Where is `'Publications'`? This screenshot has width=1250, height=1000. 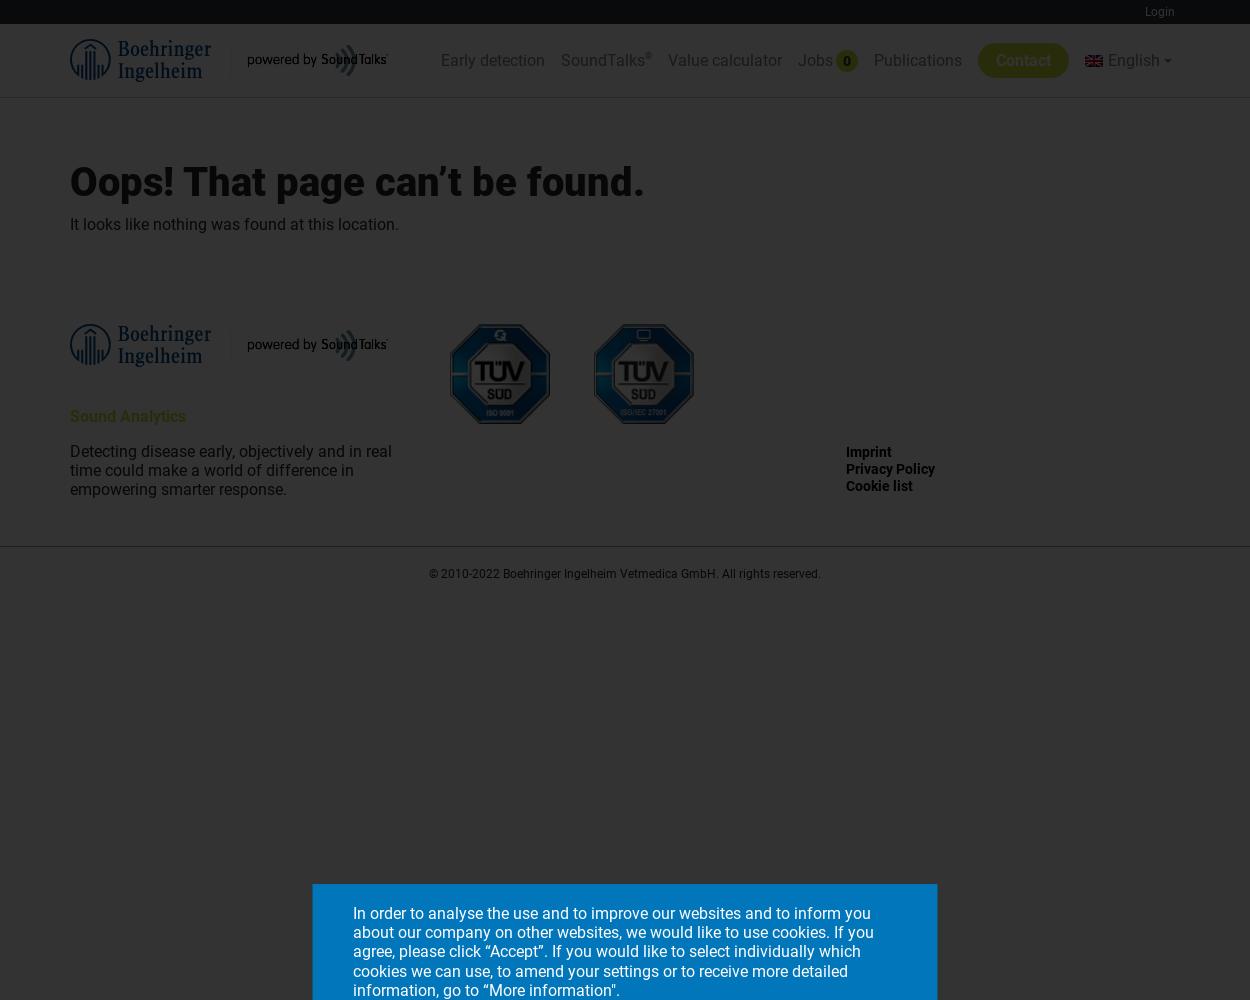 'Publications' is located at coordinates (918, 60).